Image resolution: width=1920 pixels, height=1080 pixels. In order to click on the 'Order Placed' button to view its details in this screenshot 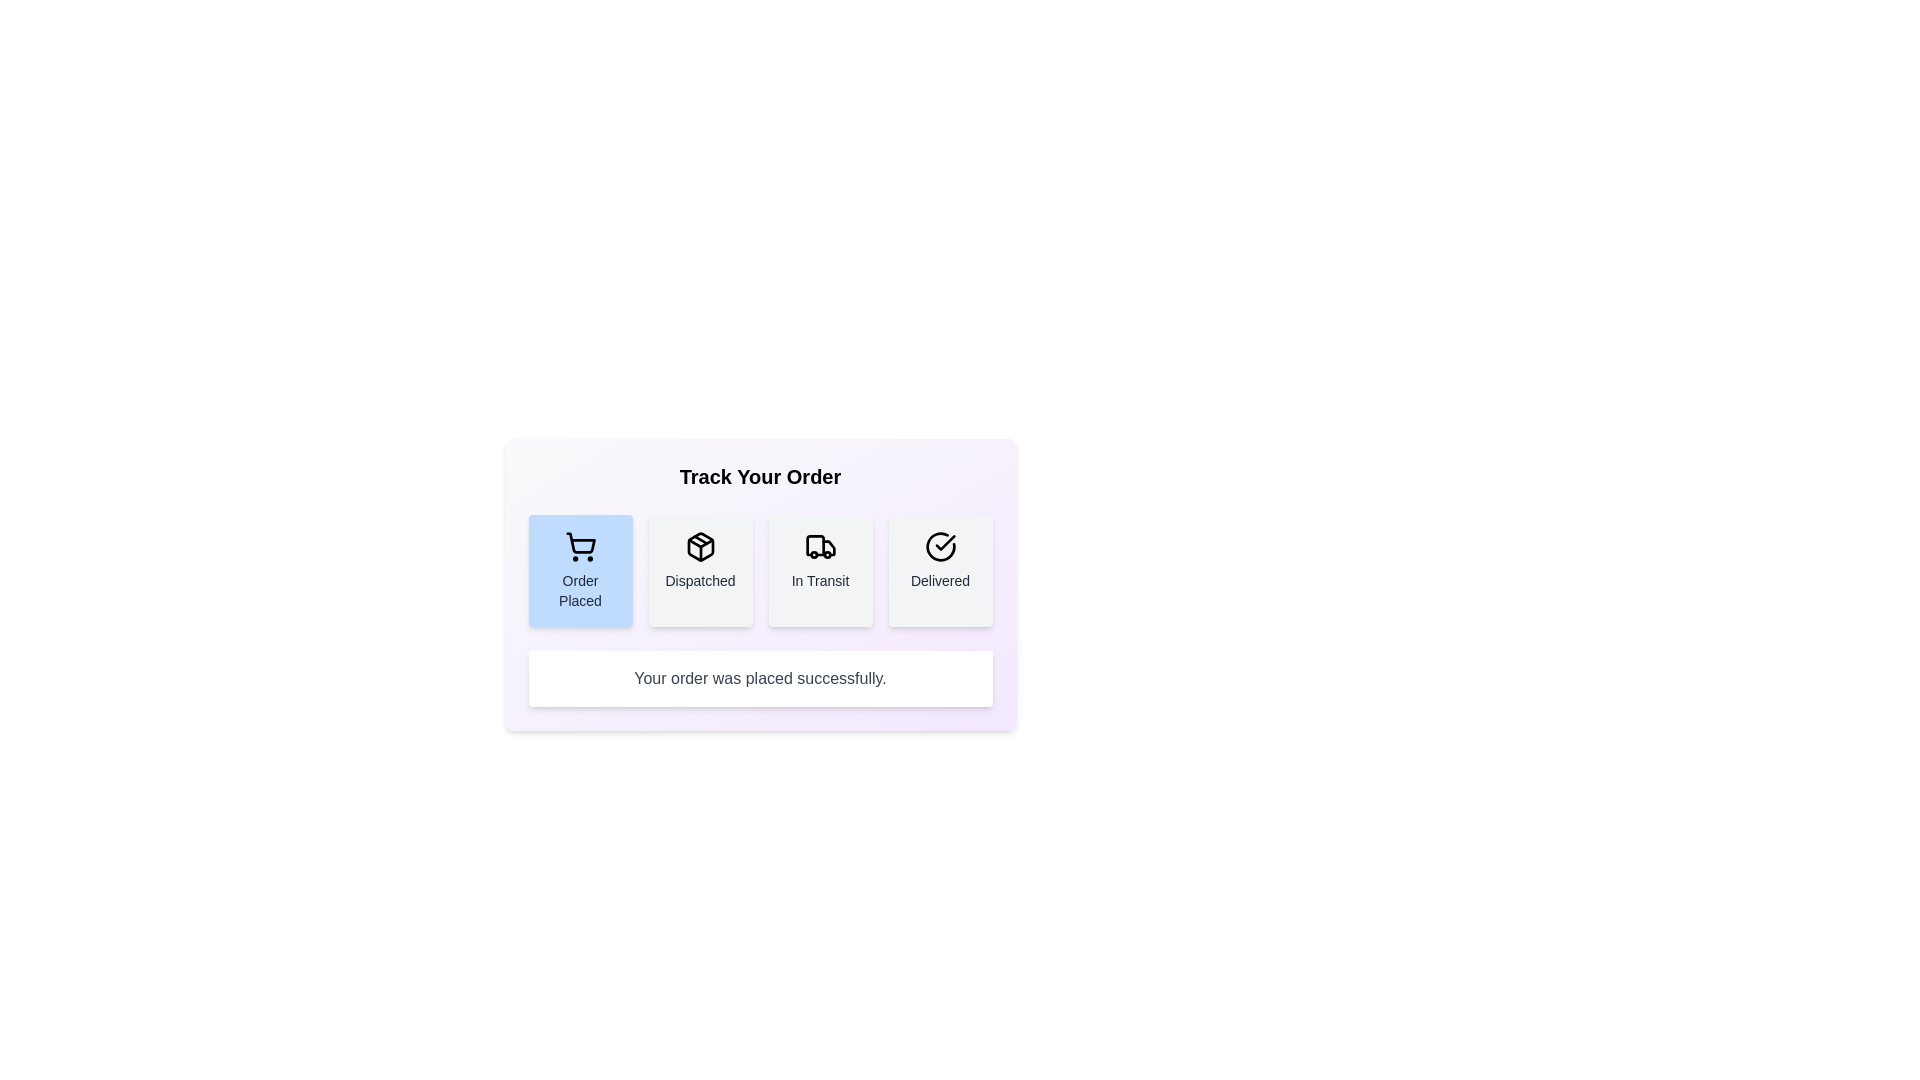, I will do `click(579, 570)`.